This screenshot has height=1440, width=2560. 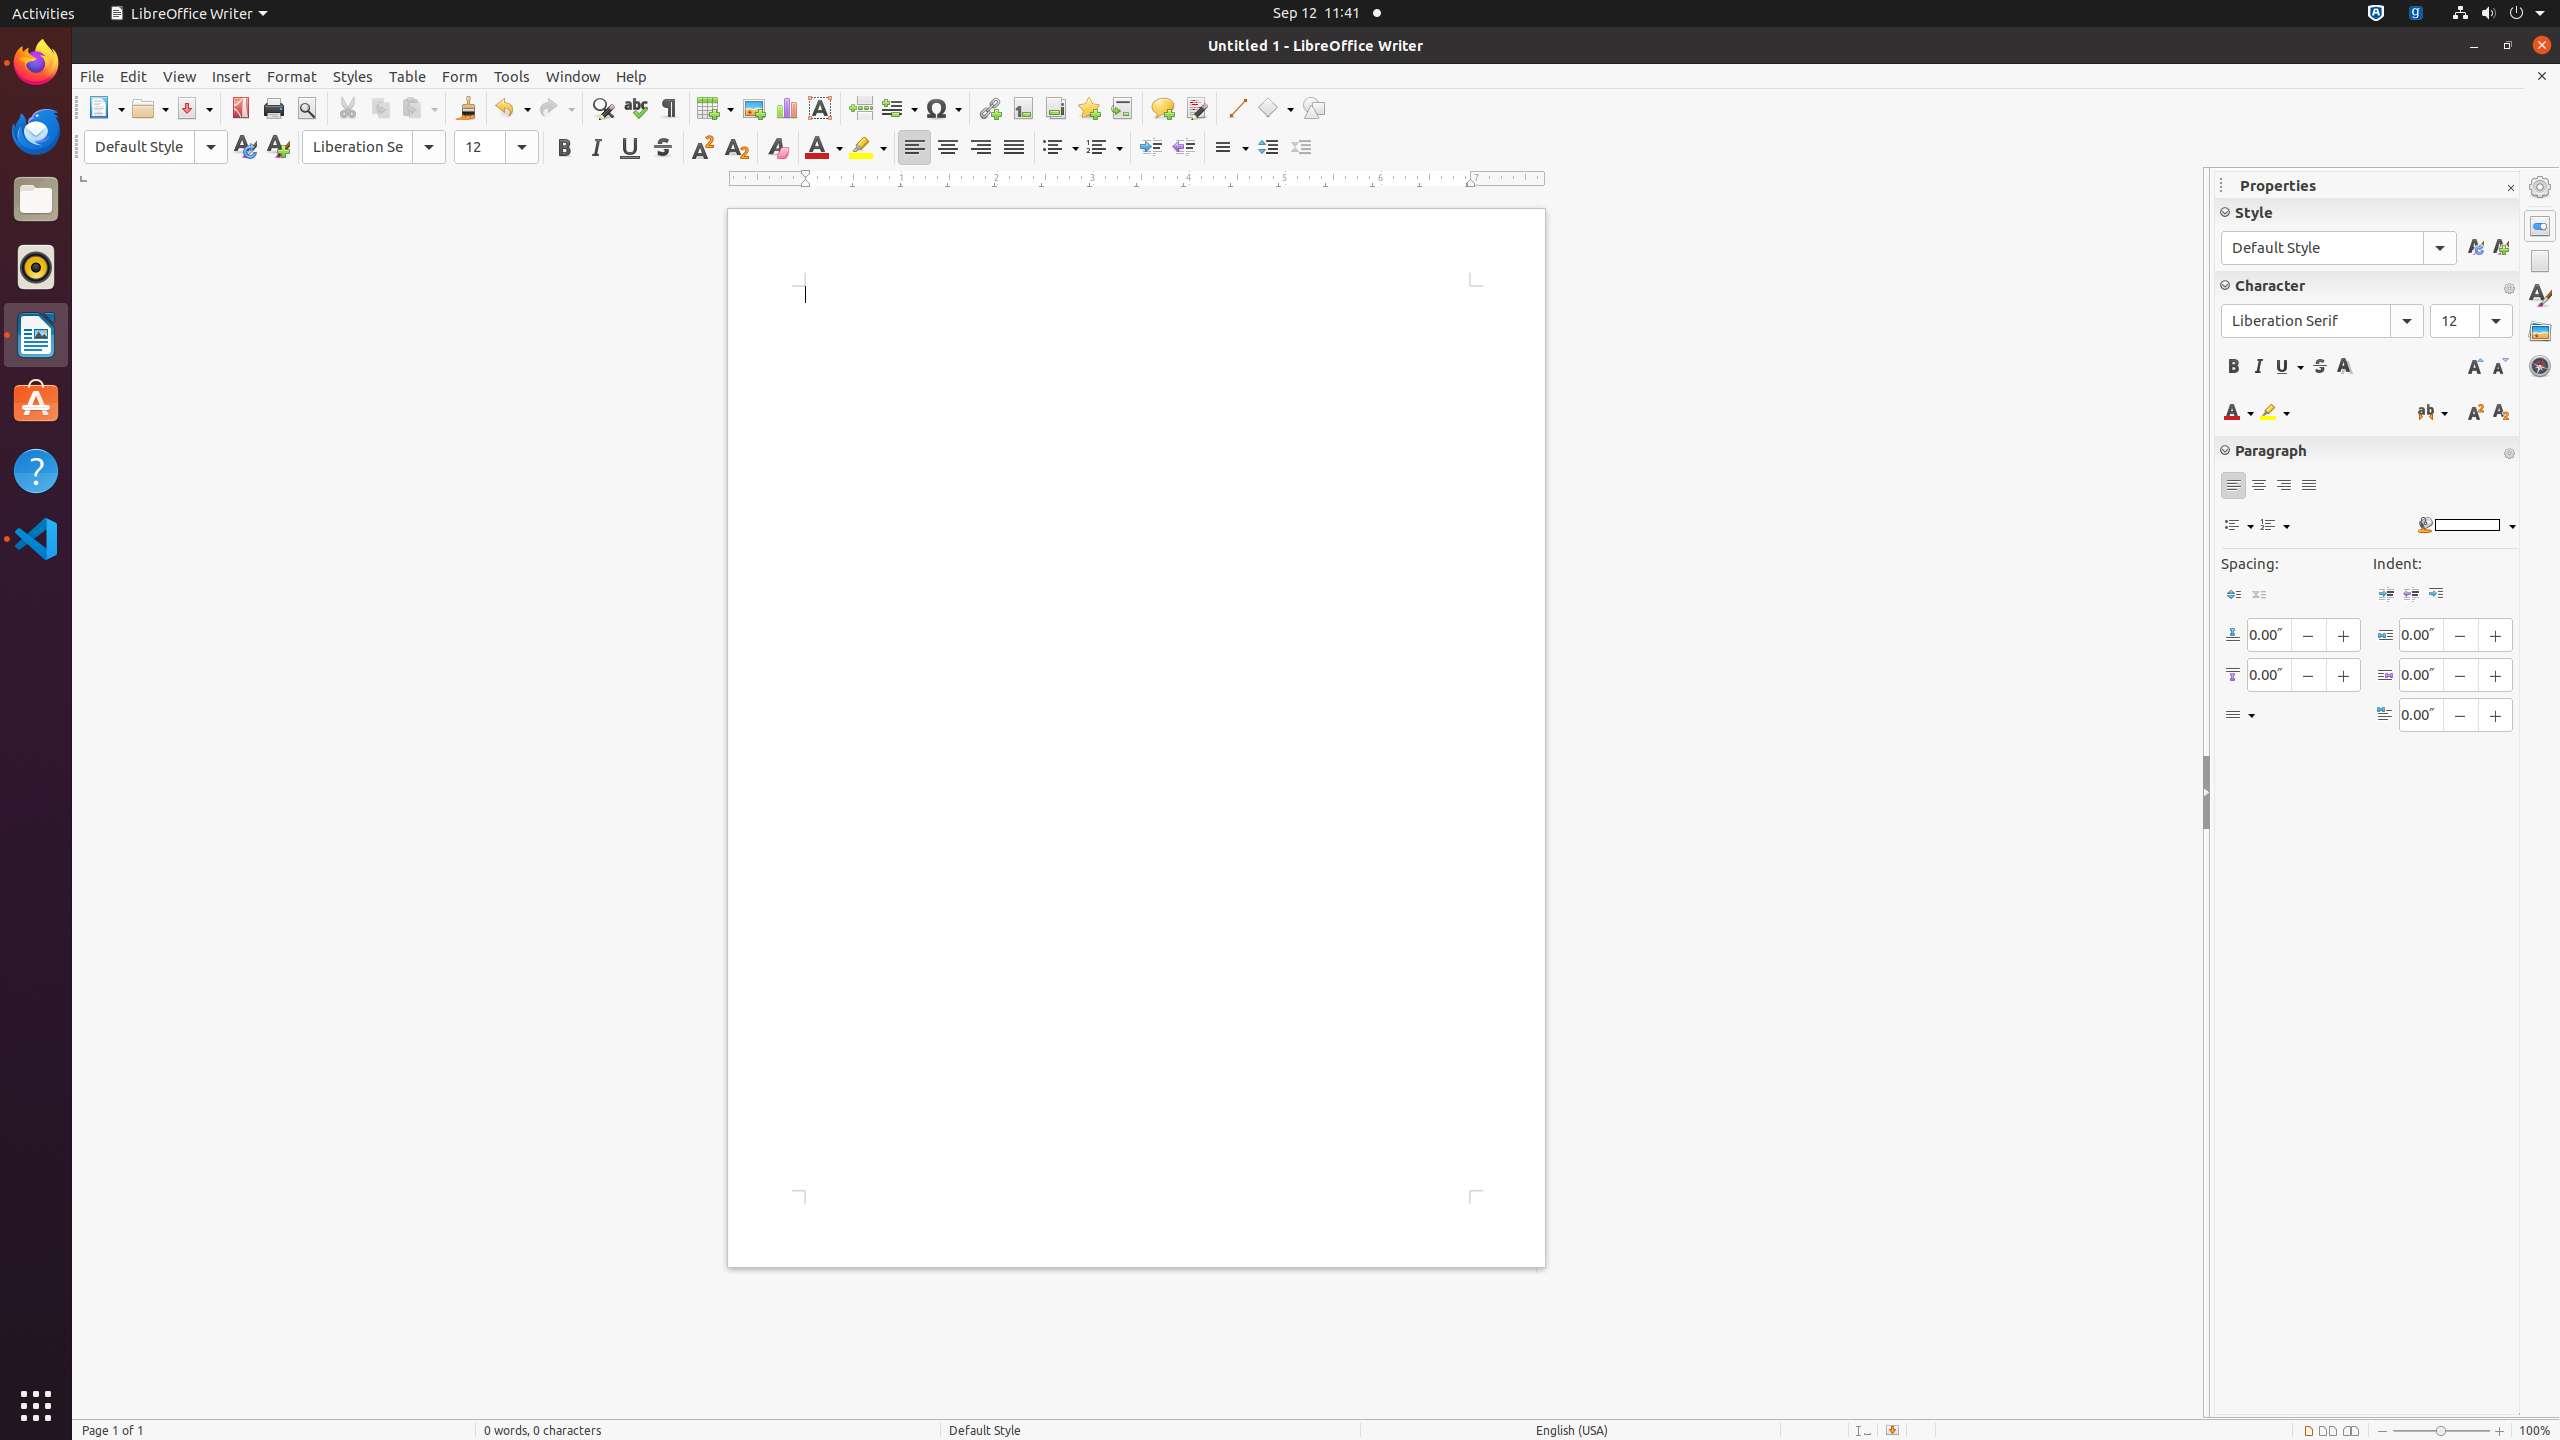 I want to click on 'Rhythmbox', so click(x=36, y=265).